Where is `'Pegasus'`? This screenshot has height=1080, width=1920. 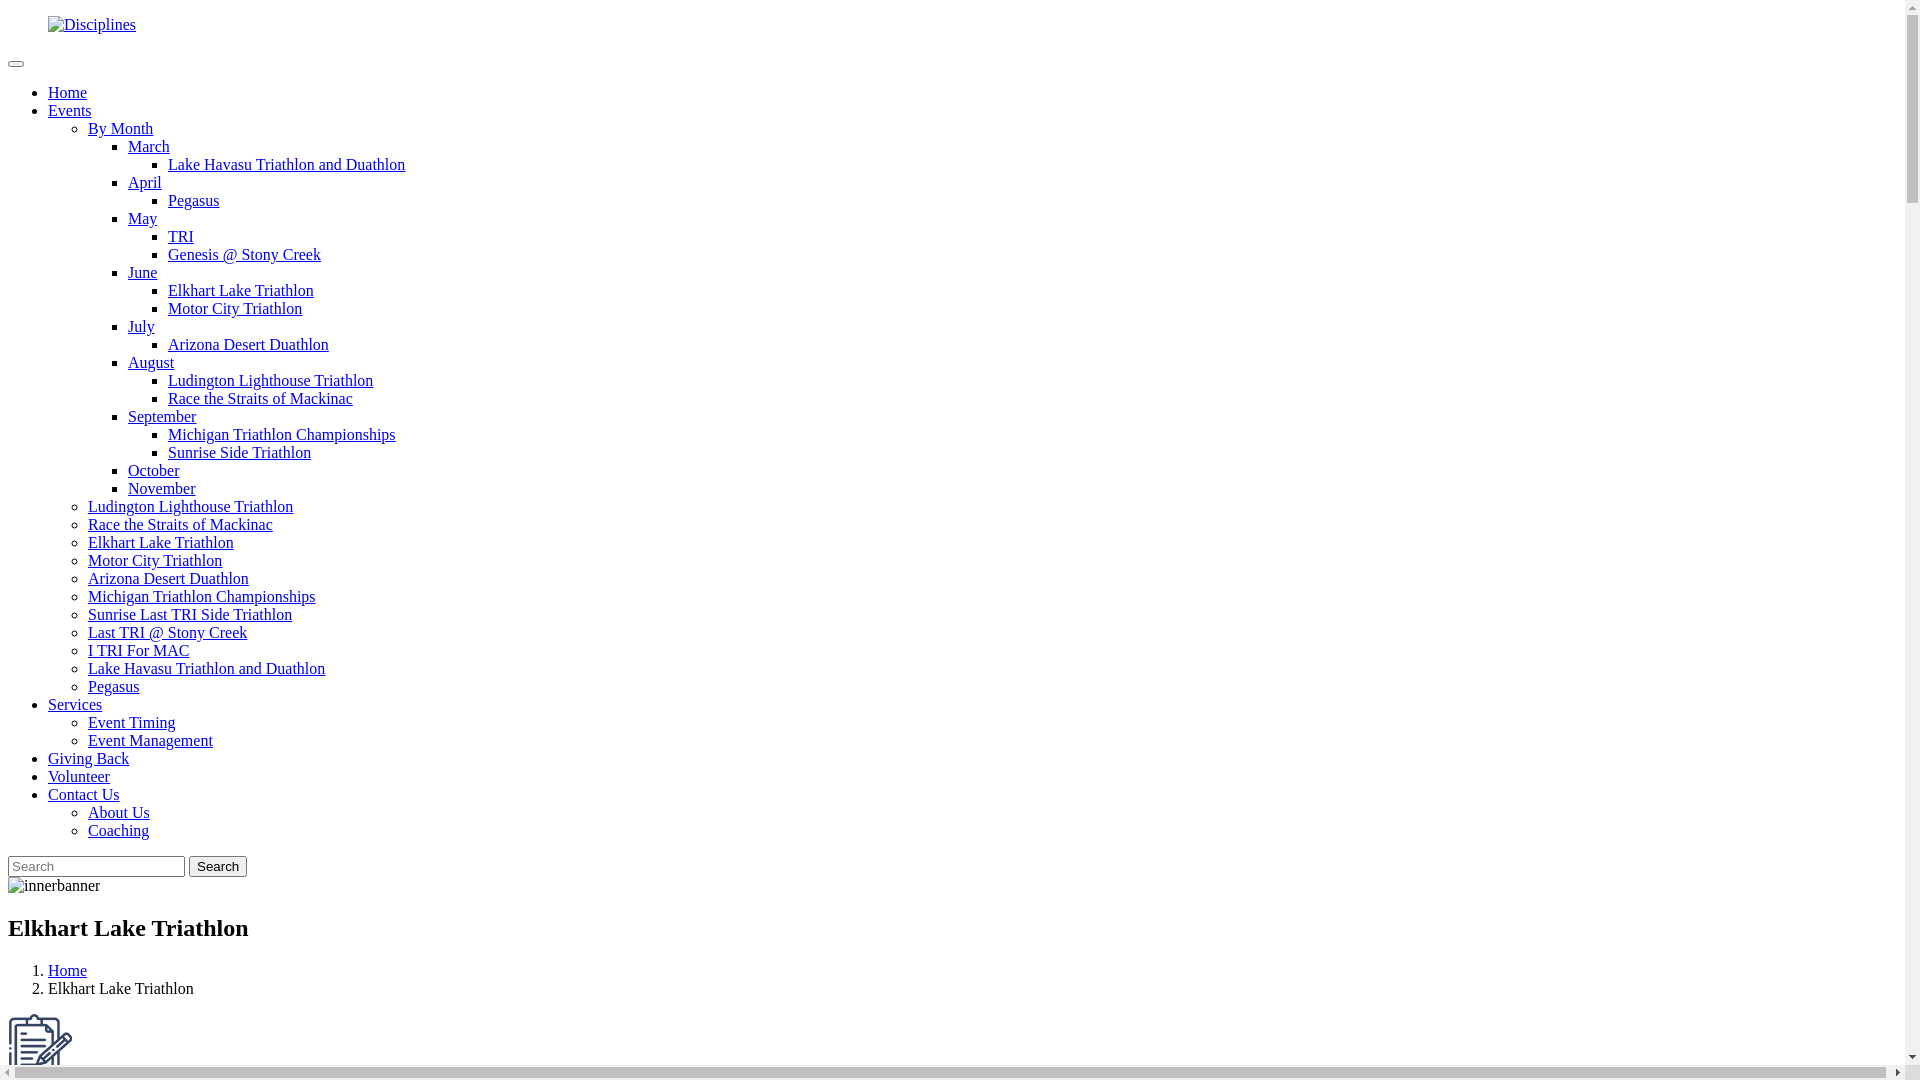 'Pegasus' is located at coordinates (113, 685).